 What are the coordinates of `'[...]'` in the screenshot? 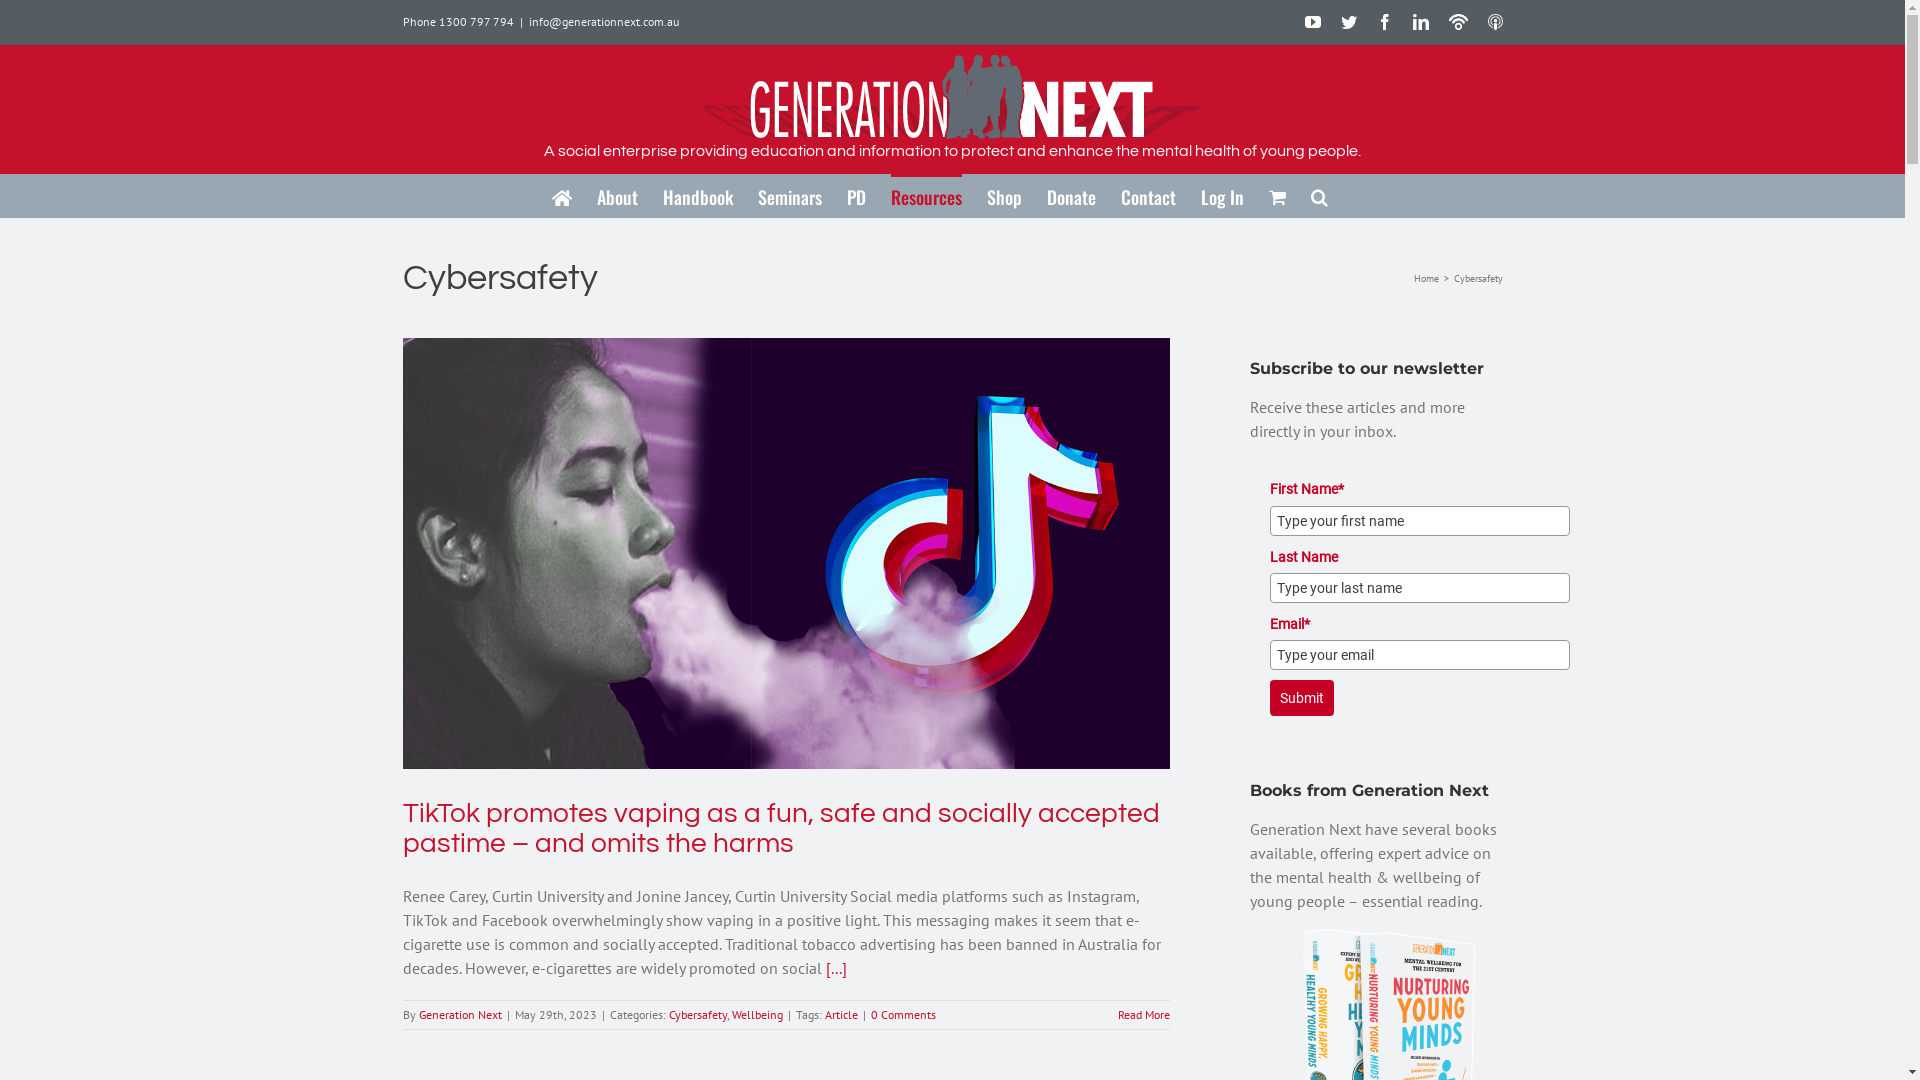 It's located at (825, 967).